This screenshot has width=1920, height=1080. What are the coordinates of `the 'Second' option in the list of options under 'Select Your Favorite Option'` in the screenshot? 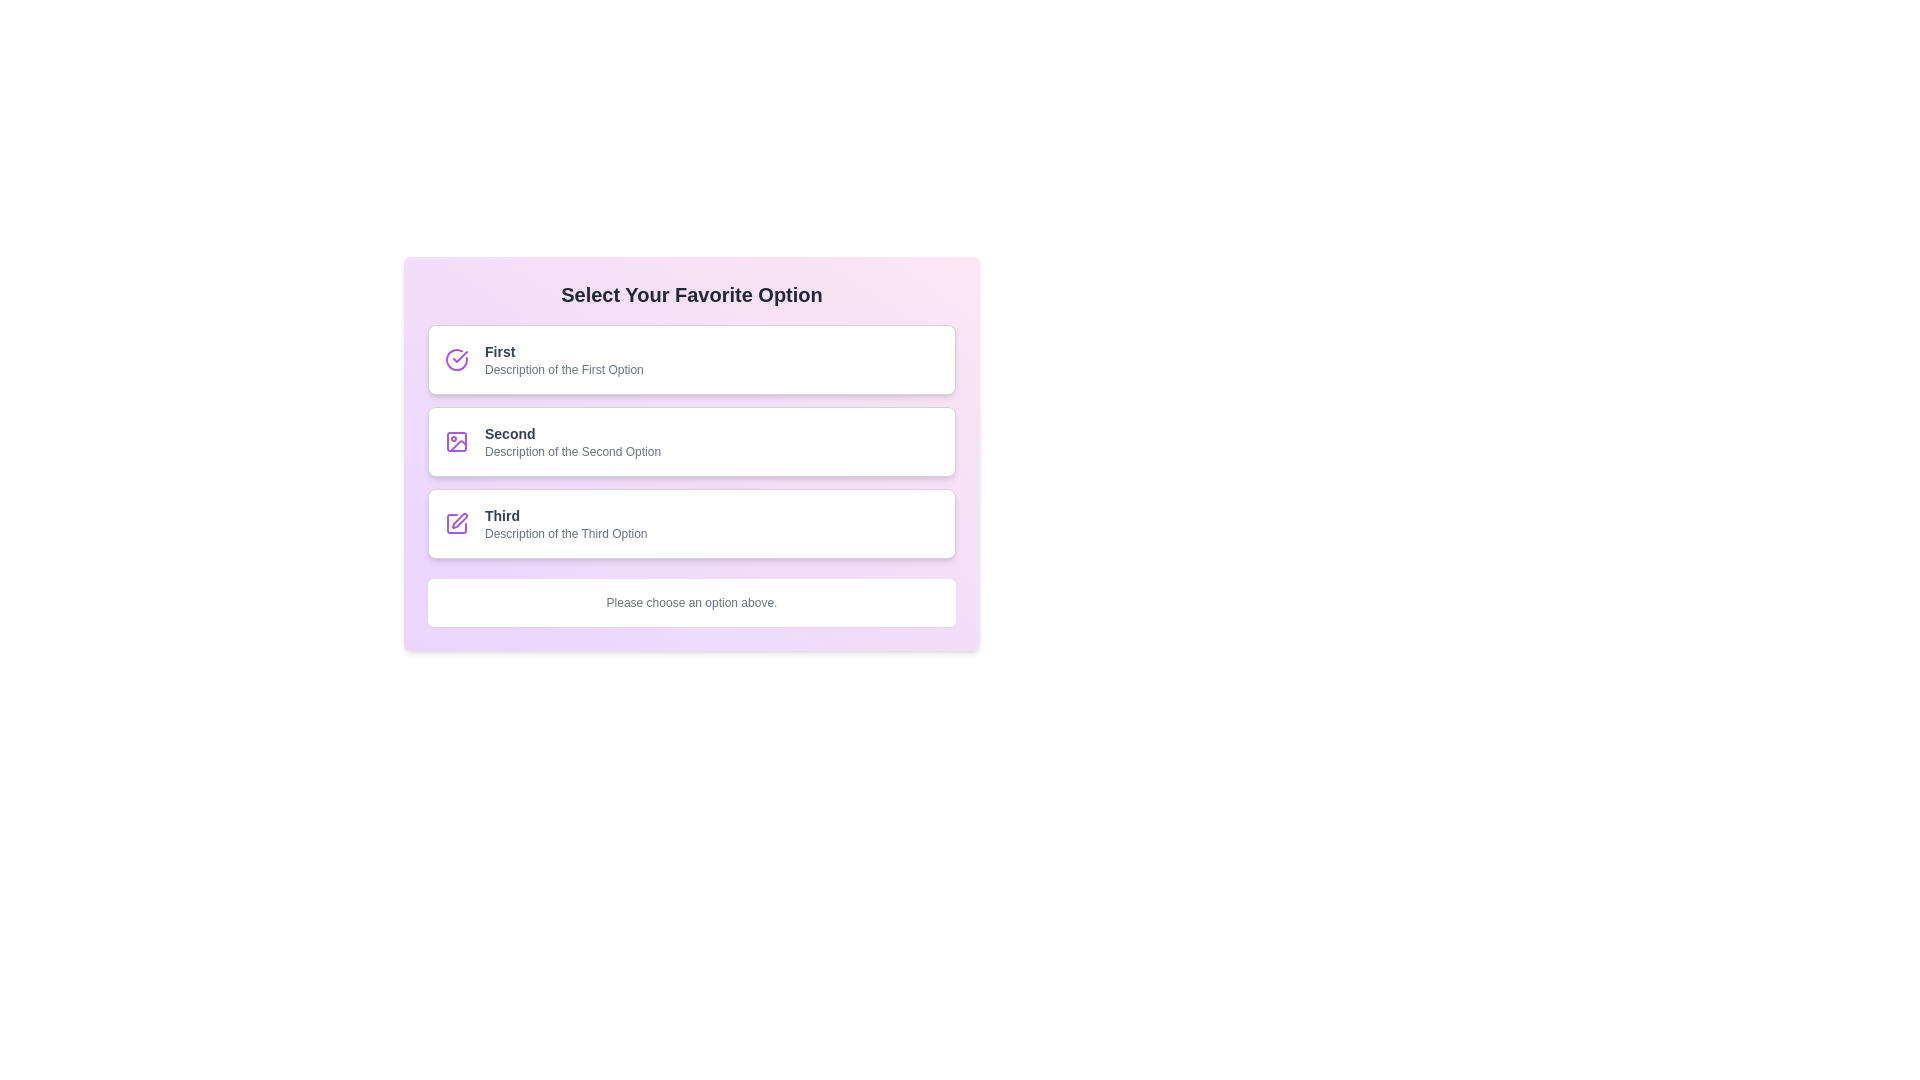 It's located at (691, 441).